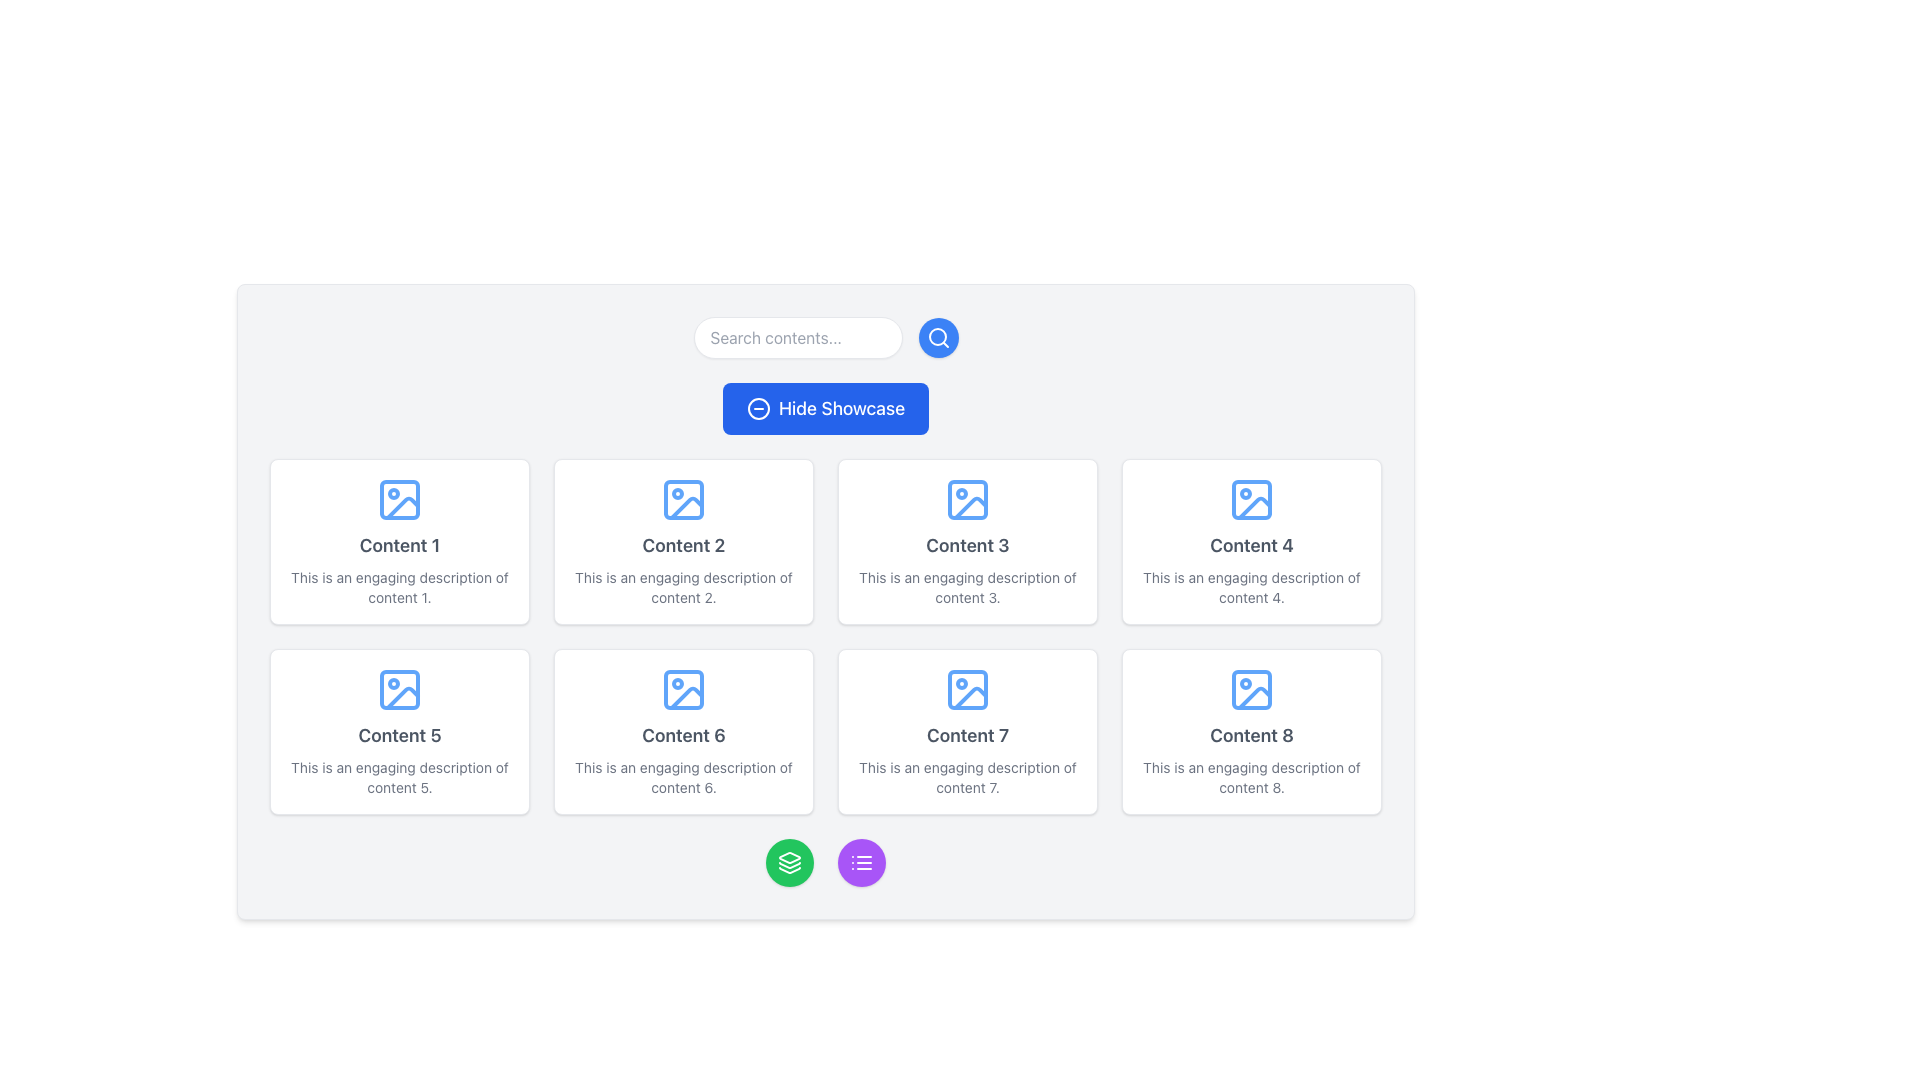  Describe the element at coordinates (399, 777) in the screenshot. I see `the text label that states 'This is an engaging description of content 5.' located beneath the header 'Content 5' in the center-left card of the grid layout` at that location.